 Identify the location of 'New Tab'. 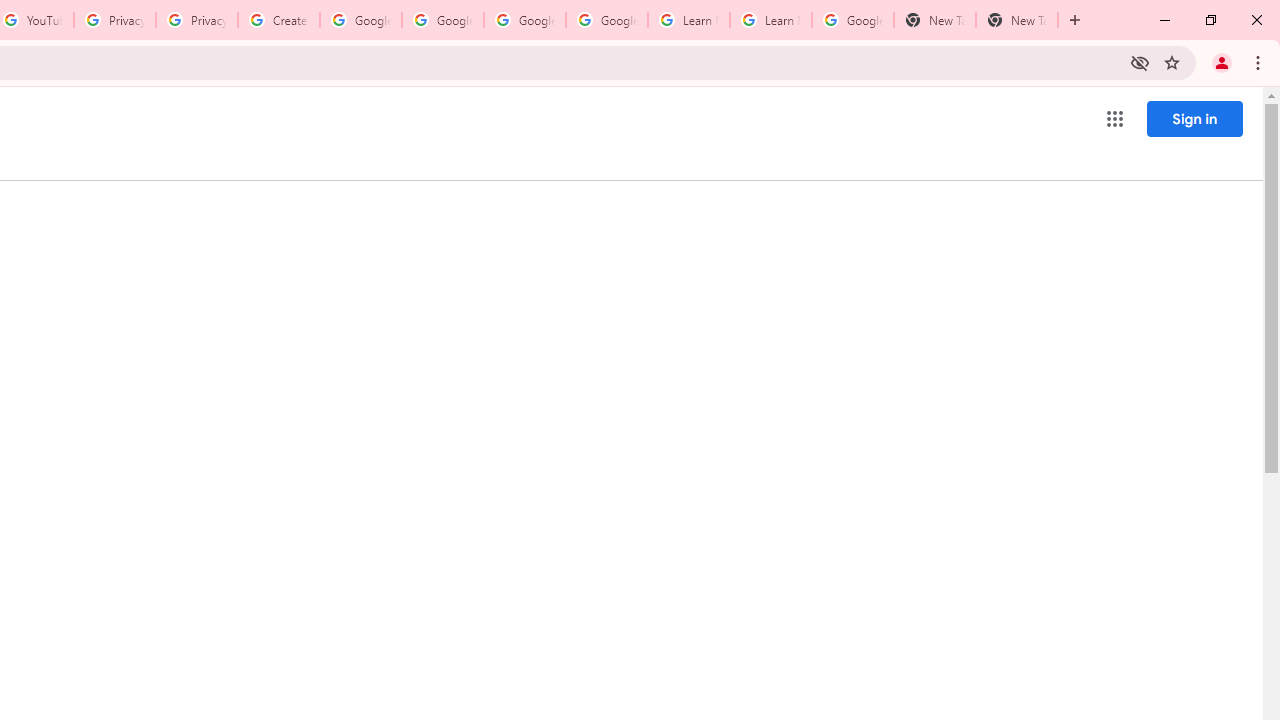
(1016, 20).